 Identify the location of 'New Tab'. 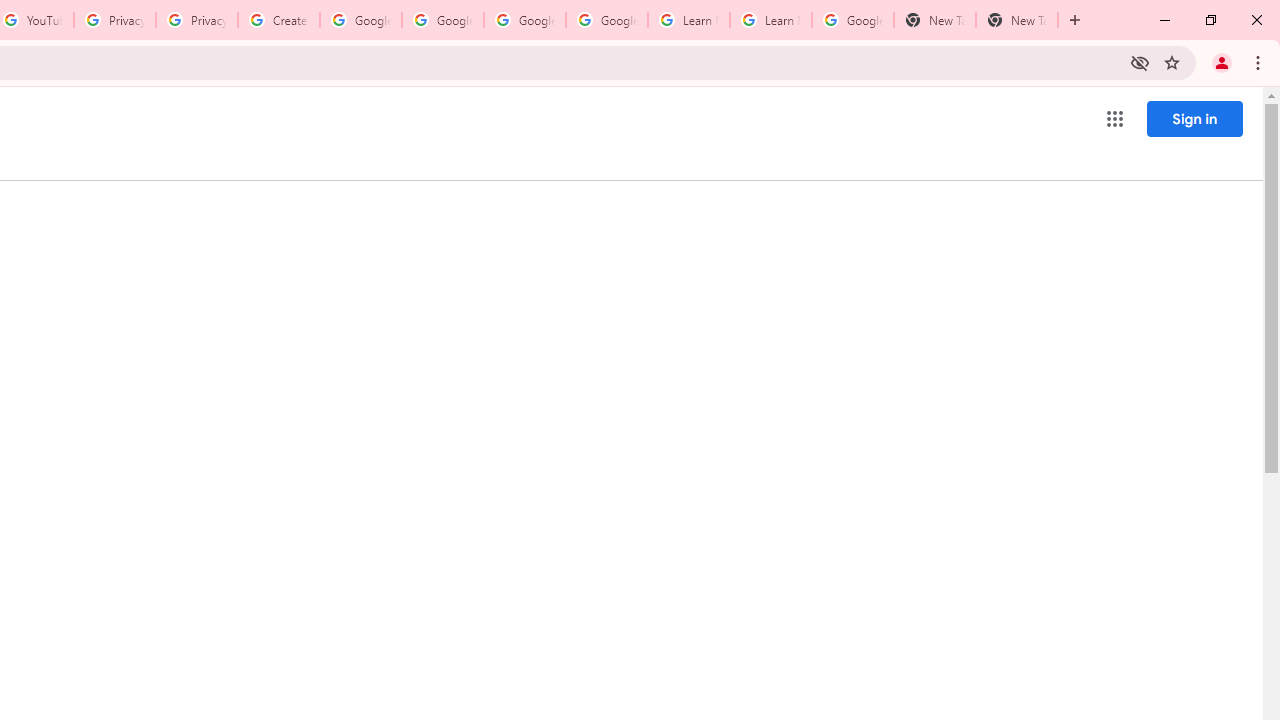
(1016, 20).